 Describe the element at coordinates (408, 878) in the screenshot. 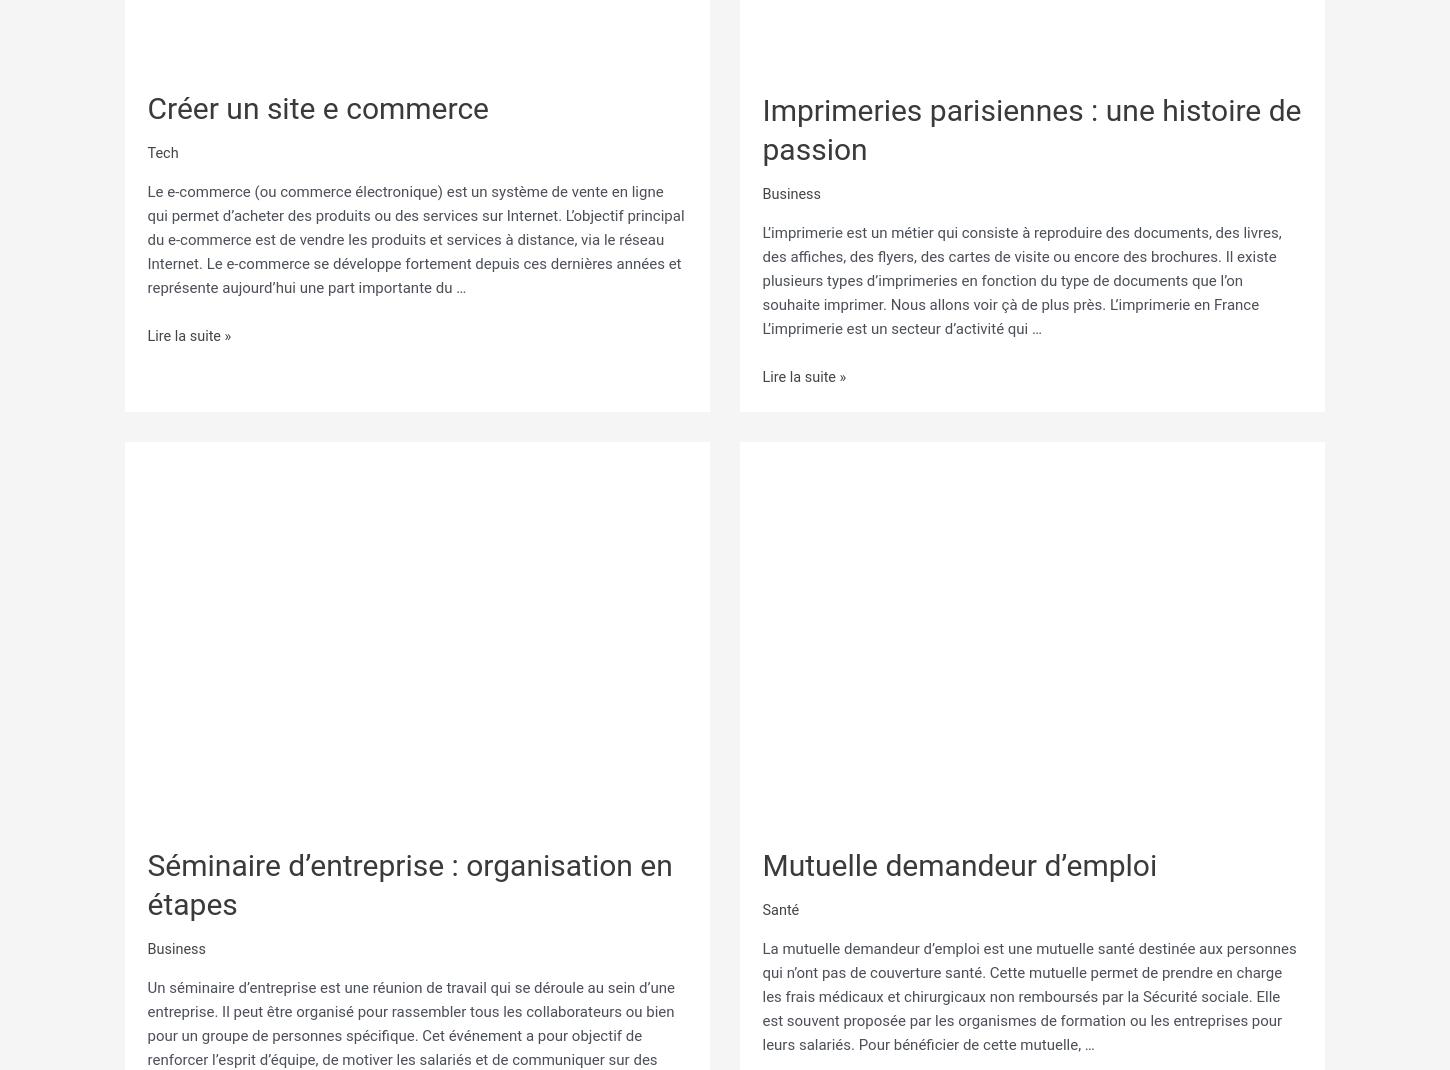

I see `'Séminaire d’entreprise : organisation en étapes'` at that location.